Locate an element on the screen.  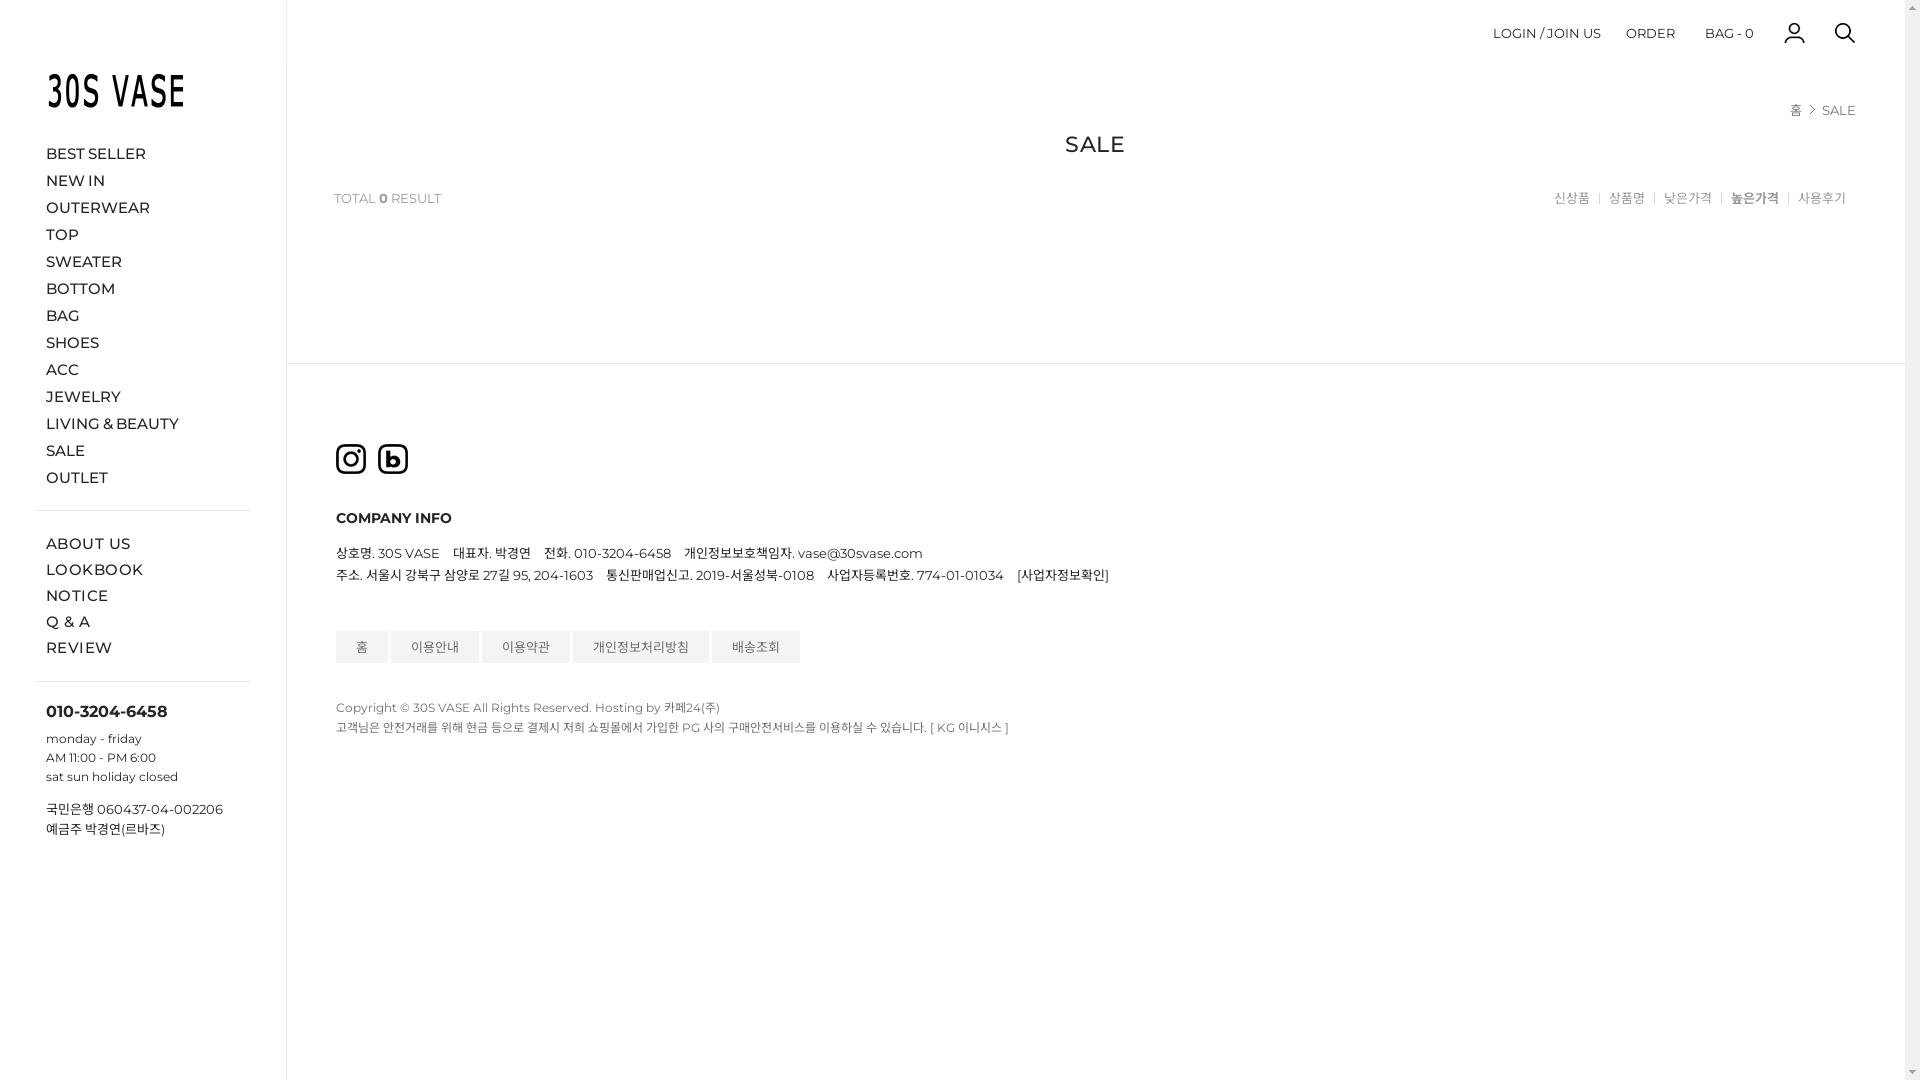
'BAG - 0' is located at coordinates (1728, 32).